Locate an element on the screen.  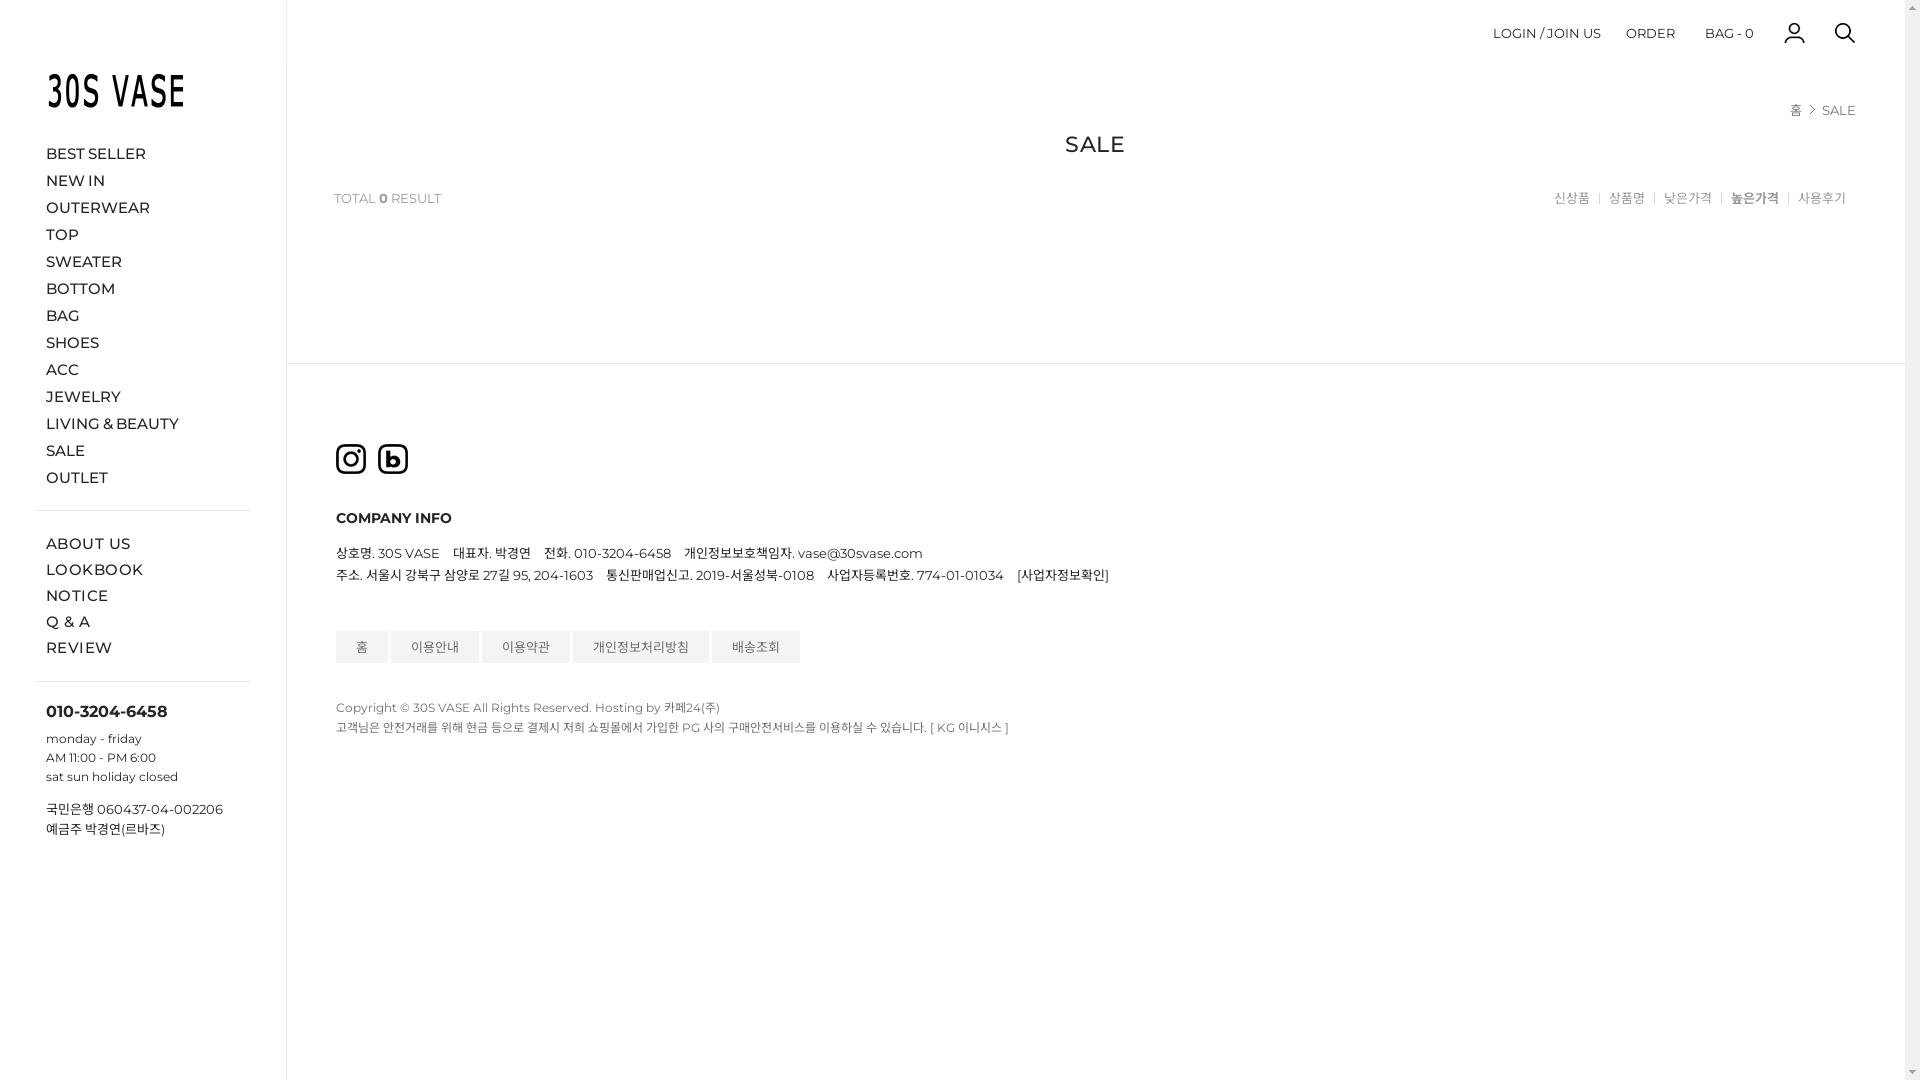
'BAG - 0' is located at coordinates (1728, 32).